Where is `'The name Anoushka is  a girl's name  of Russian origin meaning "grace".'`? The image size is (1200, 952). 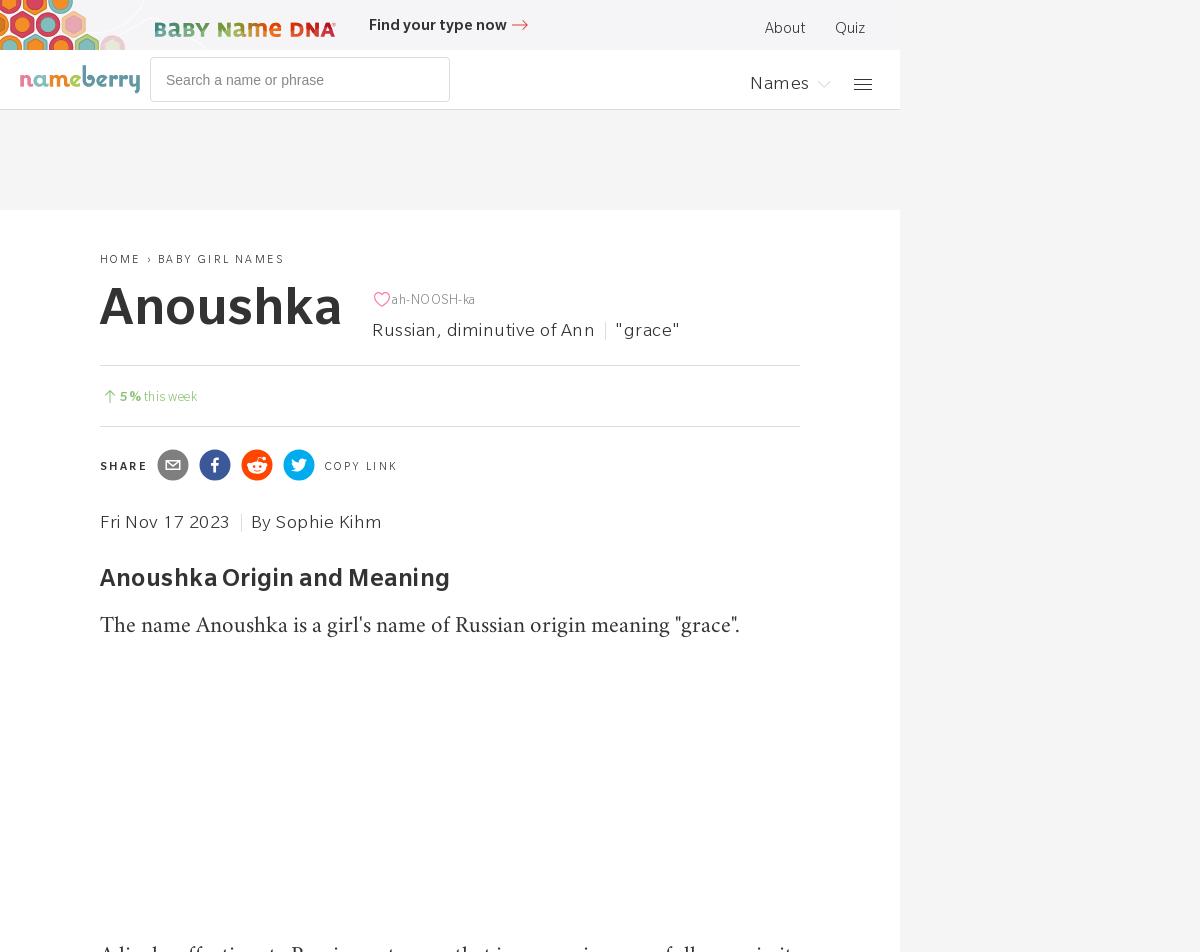 'The name Anoushka is  a girl's name  of Russian origin meaning "grace".' is located at coordinates (420, 626).